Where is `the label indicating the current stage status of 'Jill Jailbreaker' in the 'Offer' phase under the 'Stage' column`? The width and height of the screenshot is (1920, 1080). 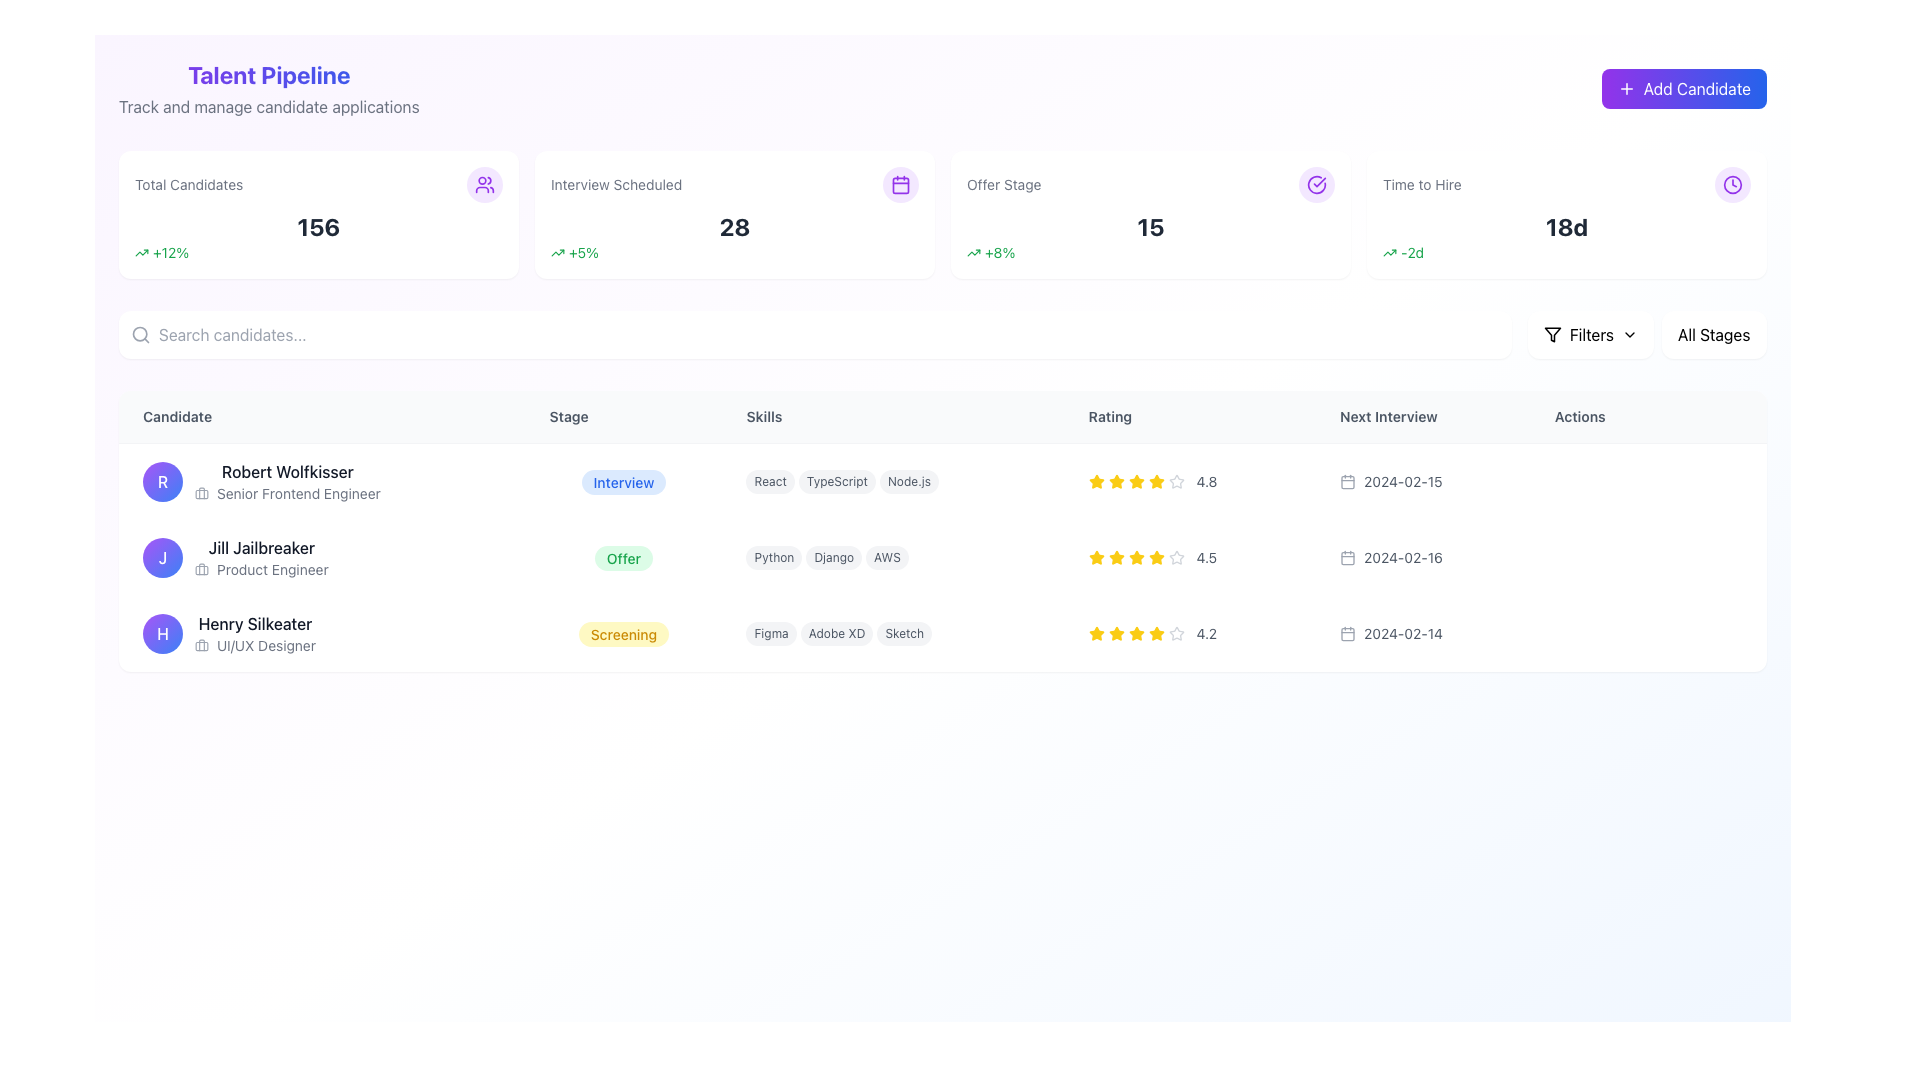 the label indicating the current stage status of 'Jill Jailbreaker' in the 'Offer' phase under the 'Stage' column is located at coordinates (623, 558).